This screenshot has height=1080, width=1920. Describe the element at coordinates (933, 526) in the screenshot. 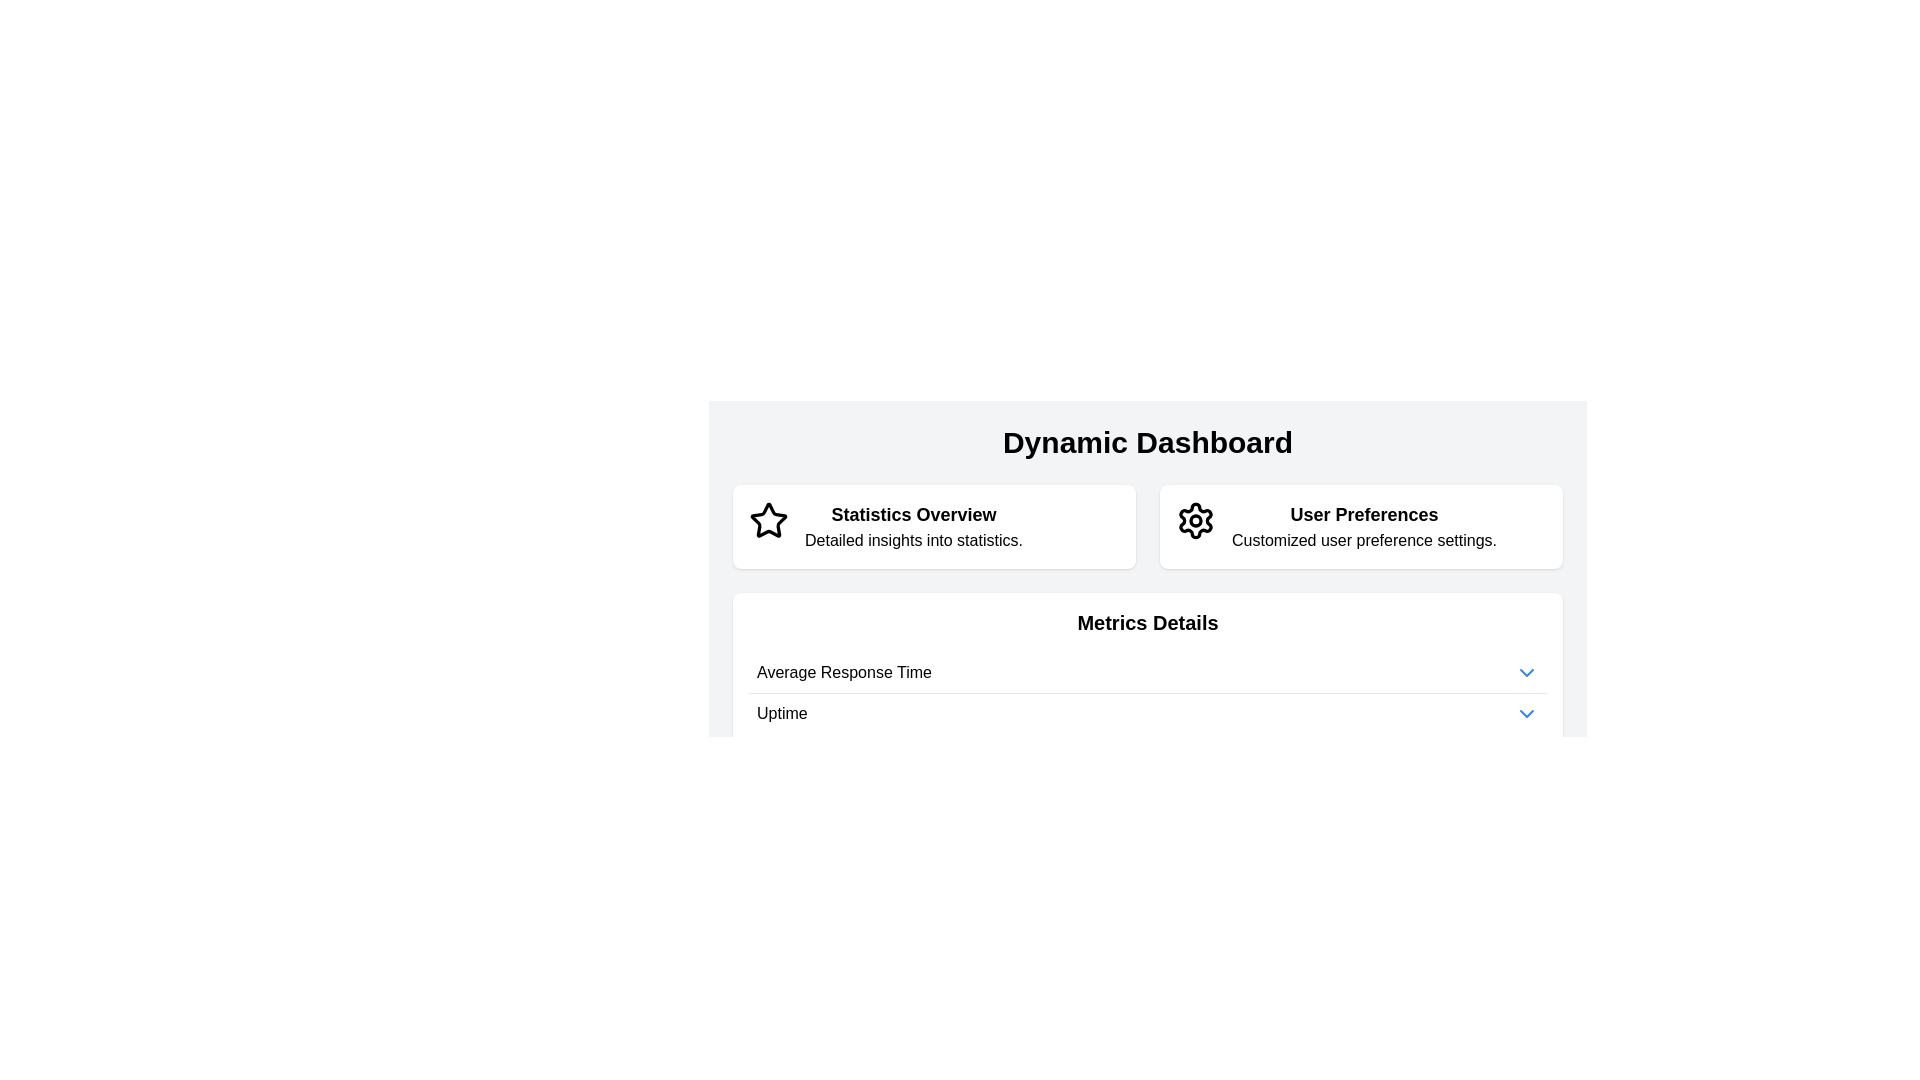

I see `the Informational Card located in the top-left section of the interface, which provides access to detailed statistical insights` at that location.